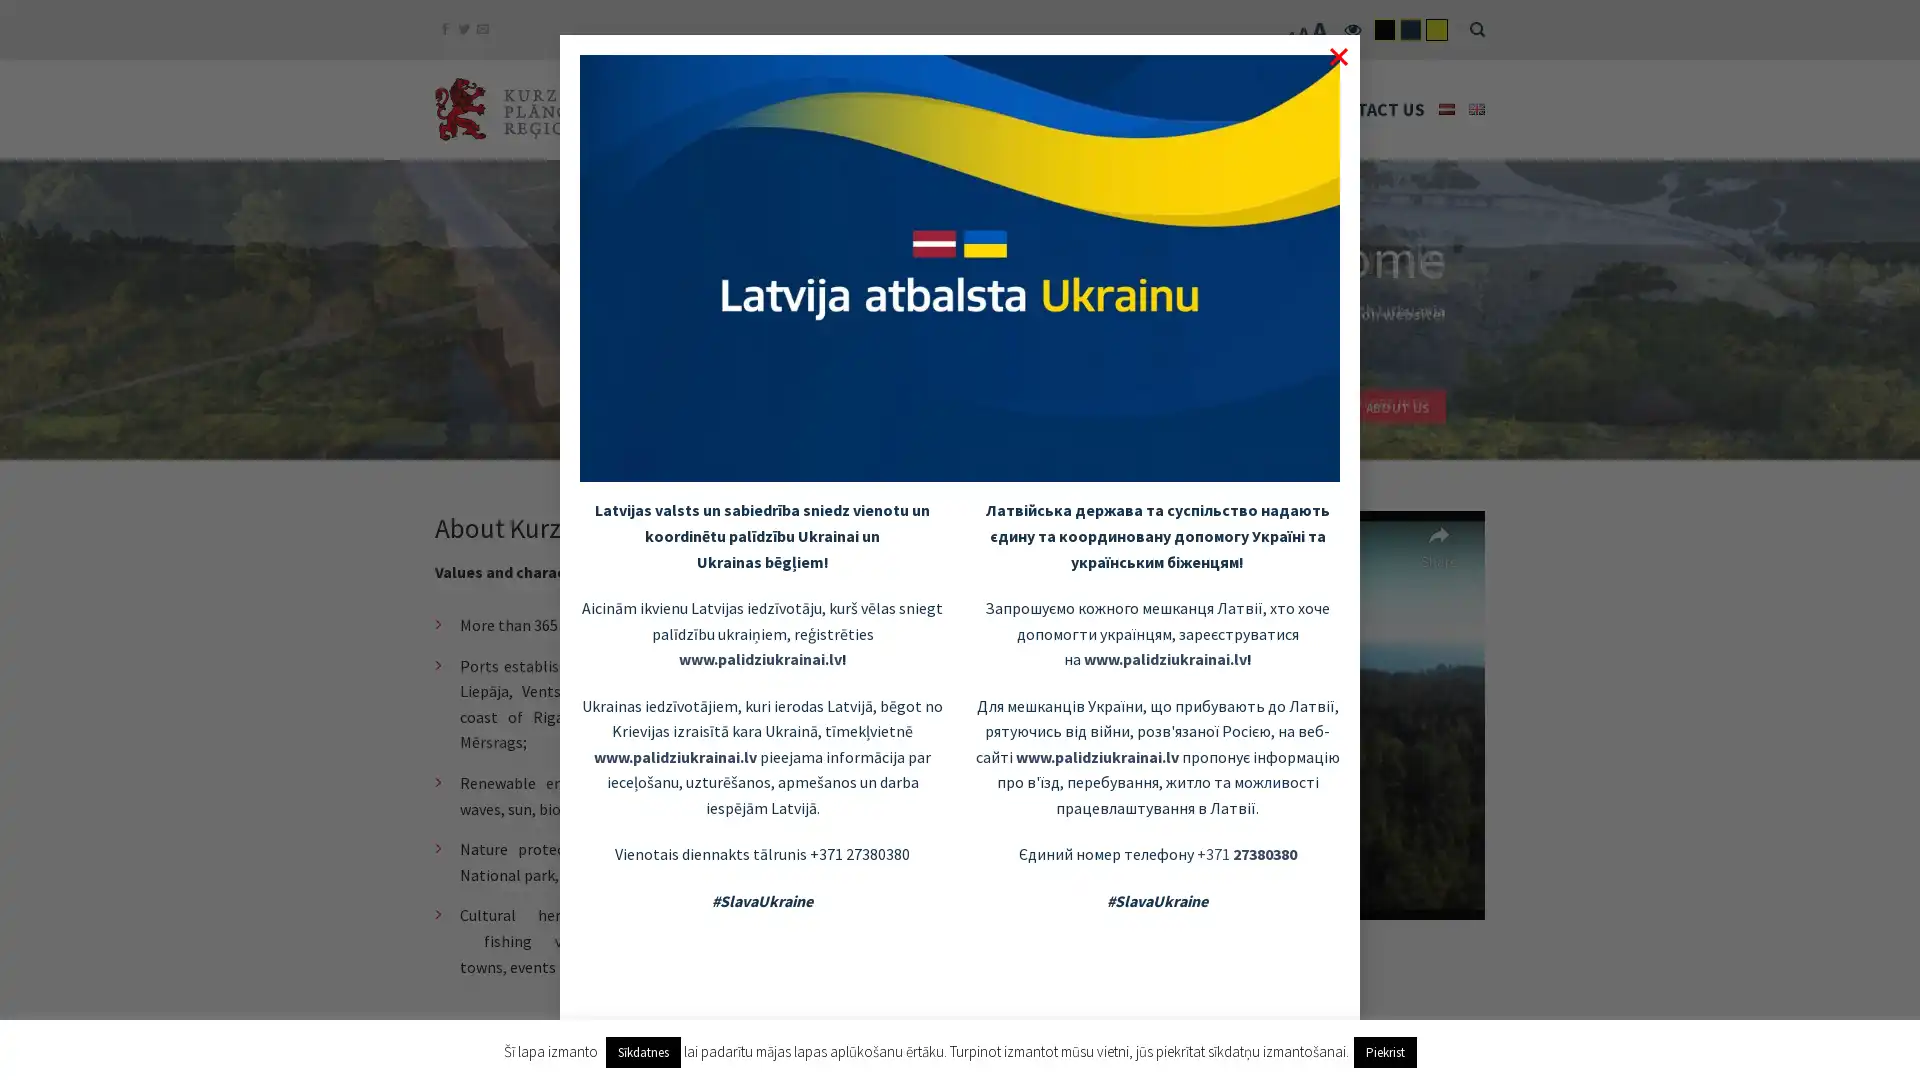 The height and width of the screenshot is (1080, 1920). Describe the element at coordinates (642, 1051) in the screenshot. I see `Sikdatnes` at that location.